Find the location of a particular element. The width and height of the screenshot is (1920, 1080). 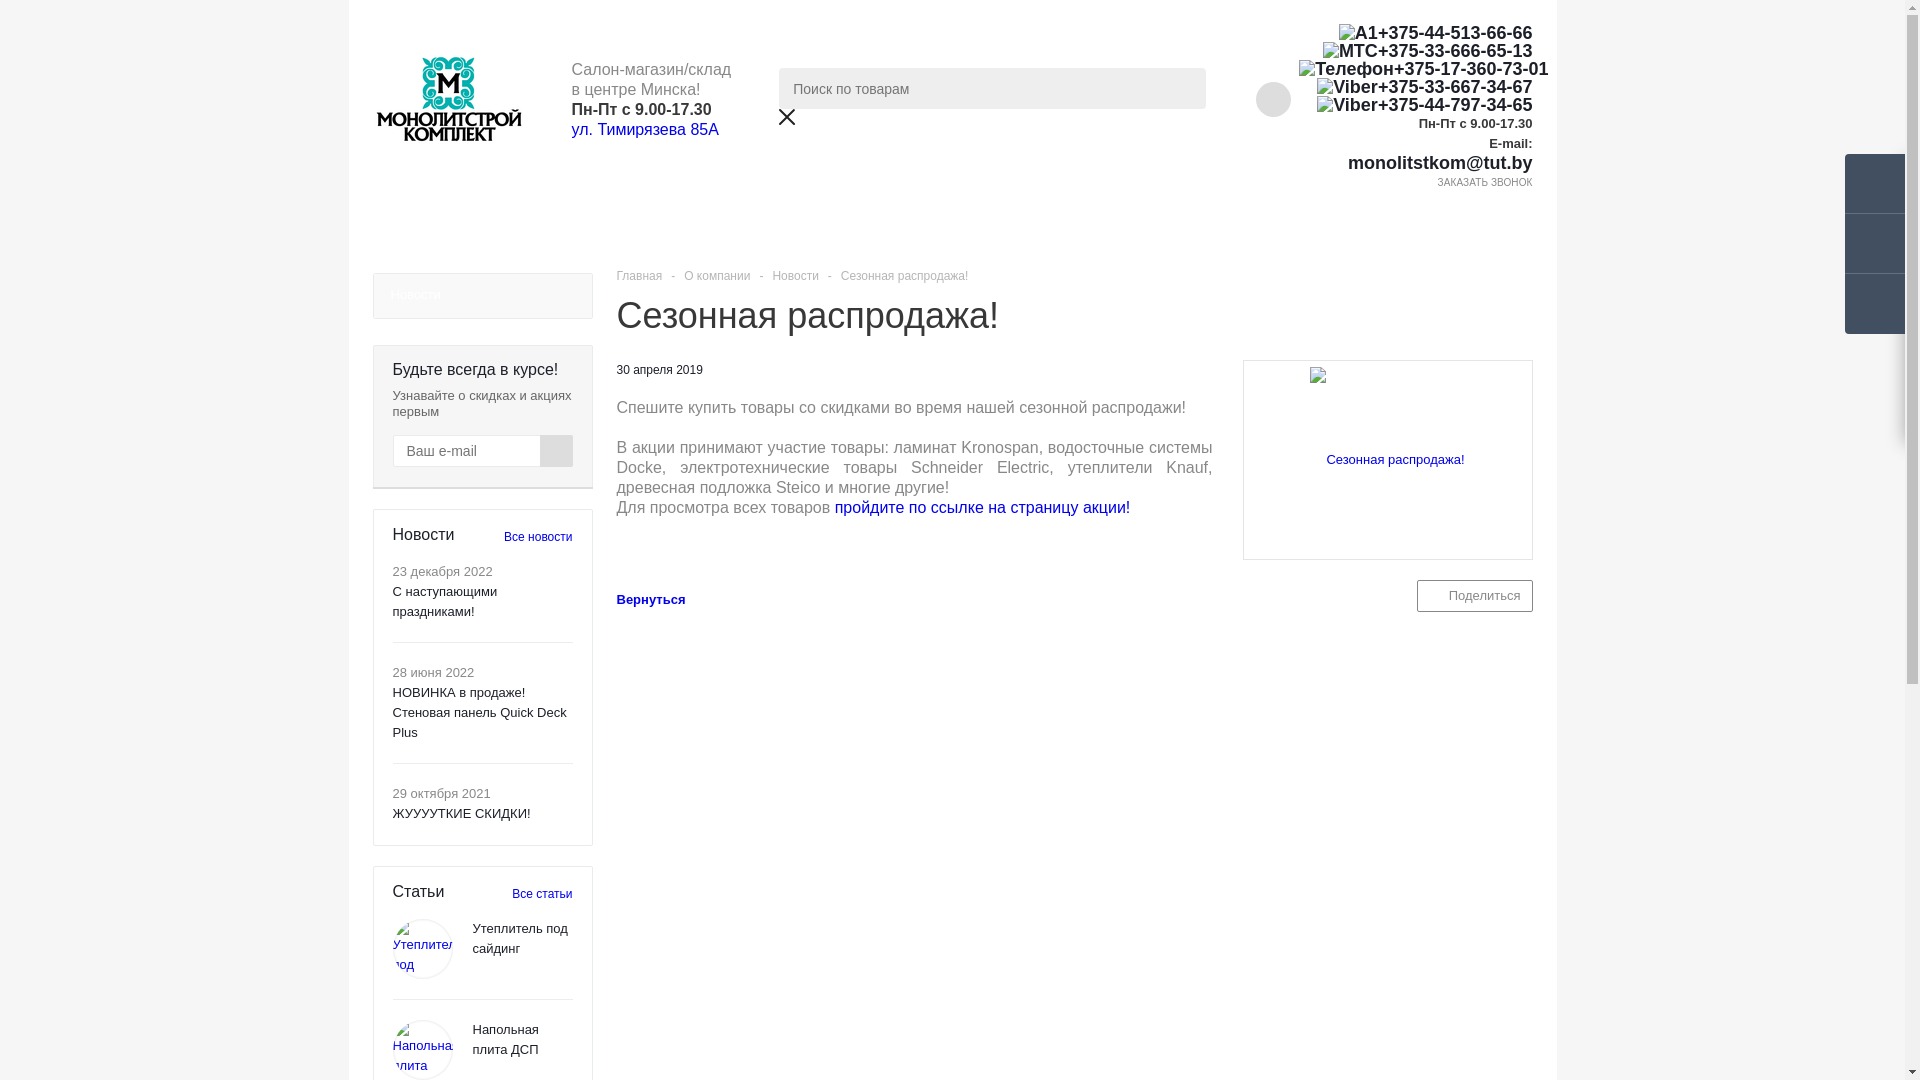

'Viber' is located at coordinates (1316, 104).